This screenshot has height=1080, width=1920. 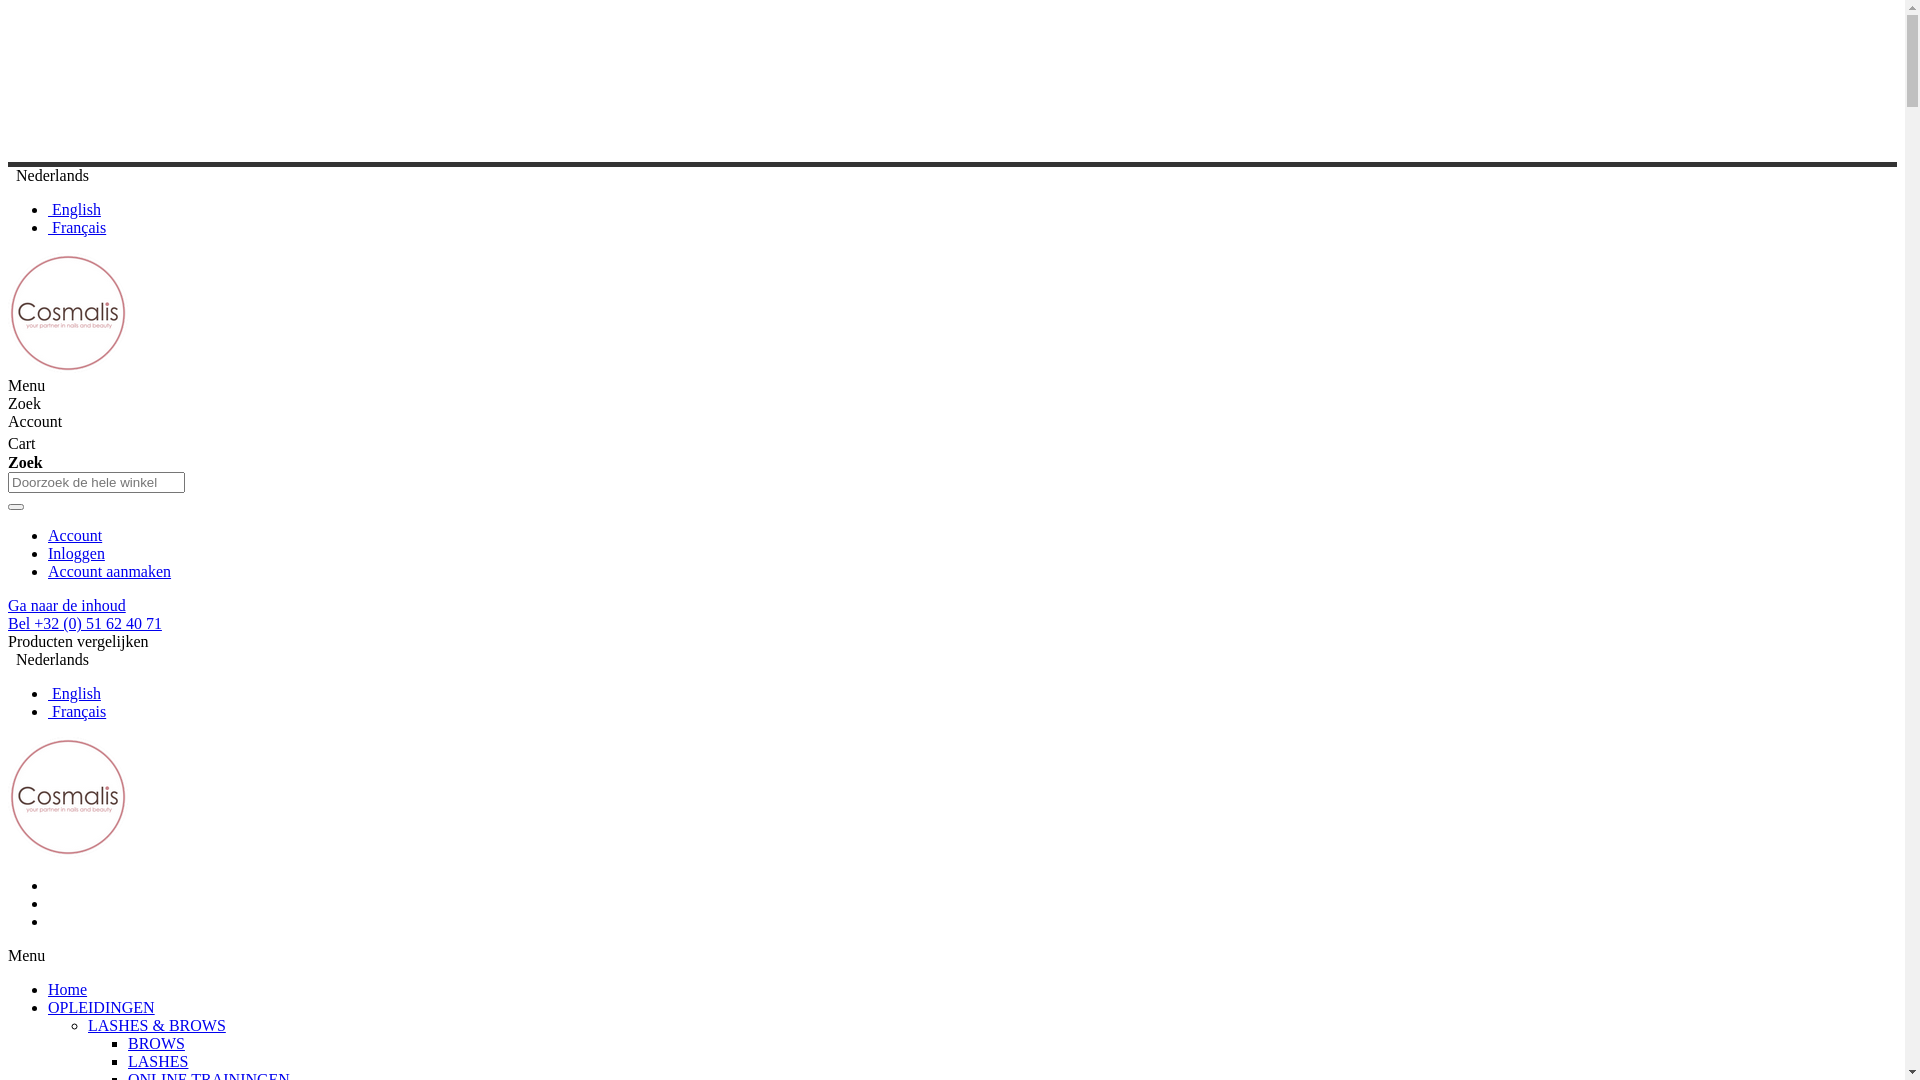 I want to click on 'LASHES & BROWS', so click(x=156, y=1025).